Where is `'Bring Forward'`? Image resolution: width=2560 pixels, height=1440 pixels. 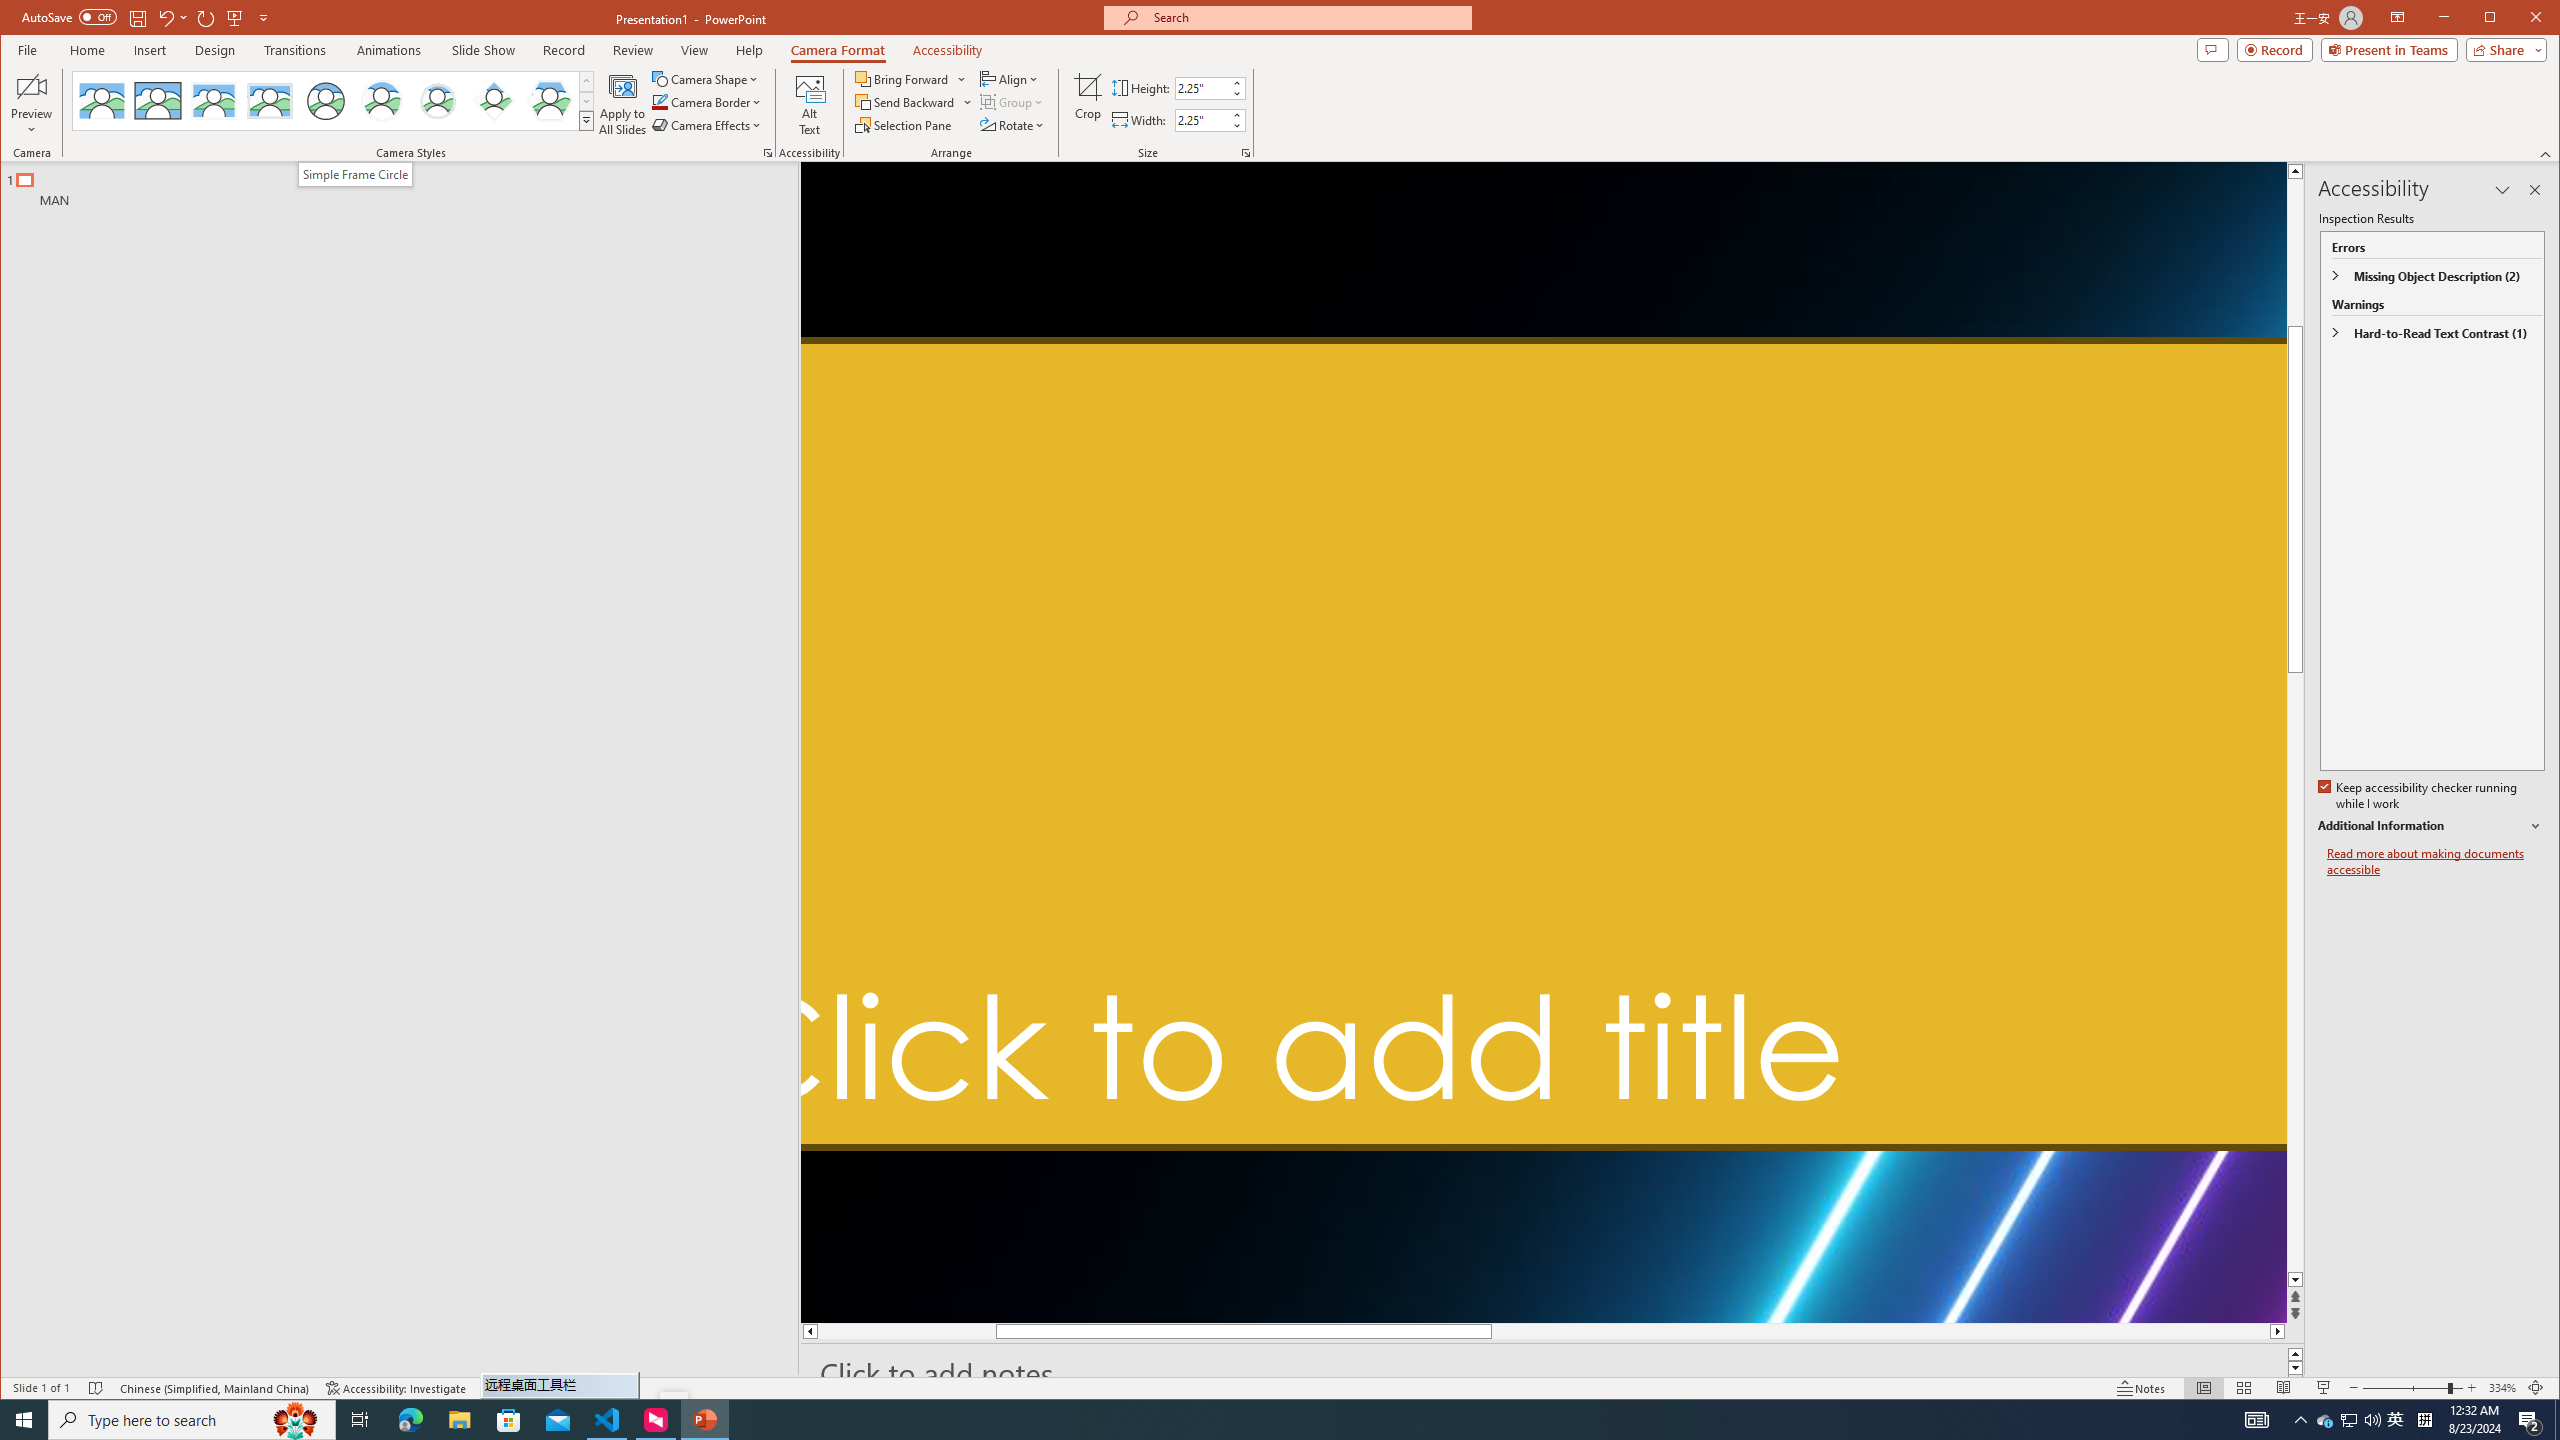 'Bring Forward' is located at coordinates (910, 78).